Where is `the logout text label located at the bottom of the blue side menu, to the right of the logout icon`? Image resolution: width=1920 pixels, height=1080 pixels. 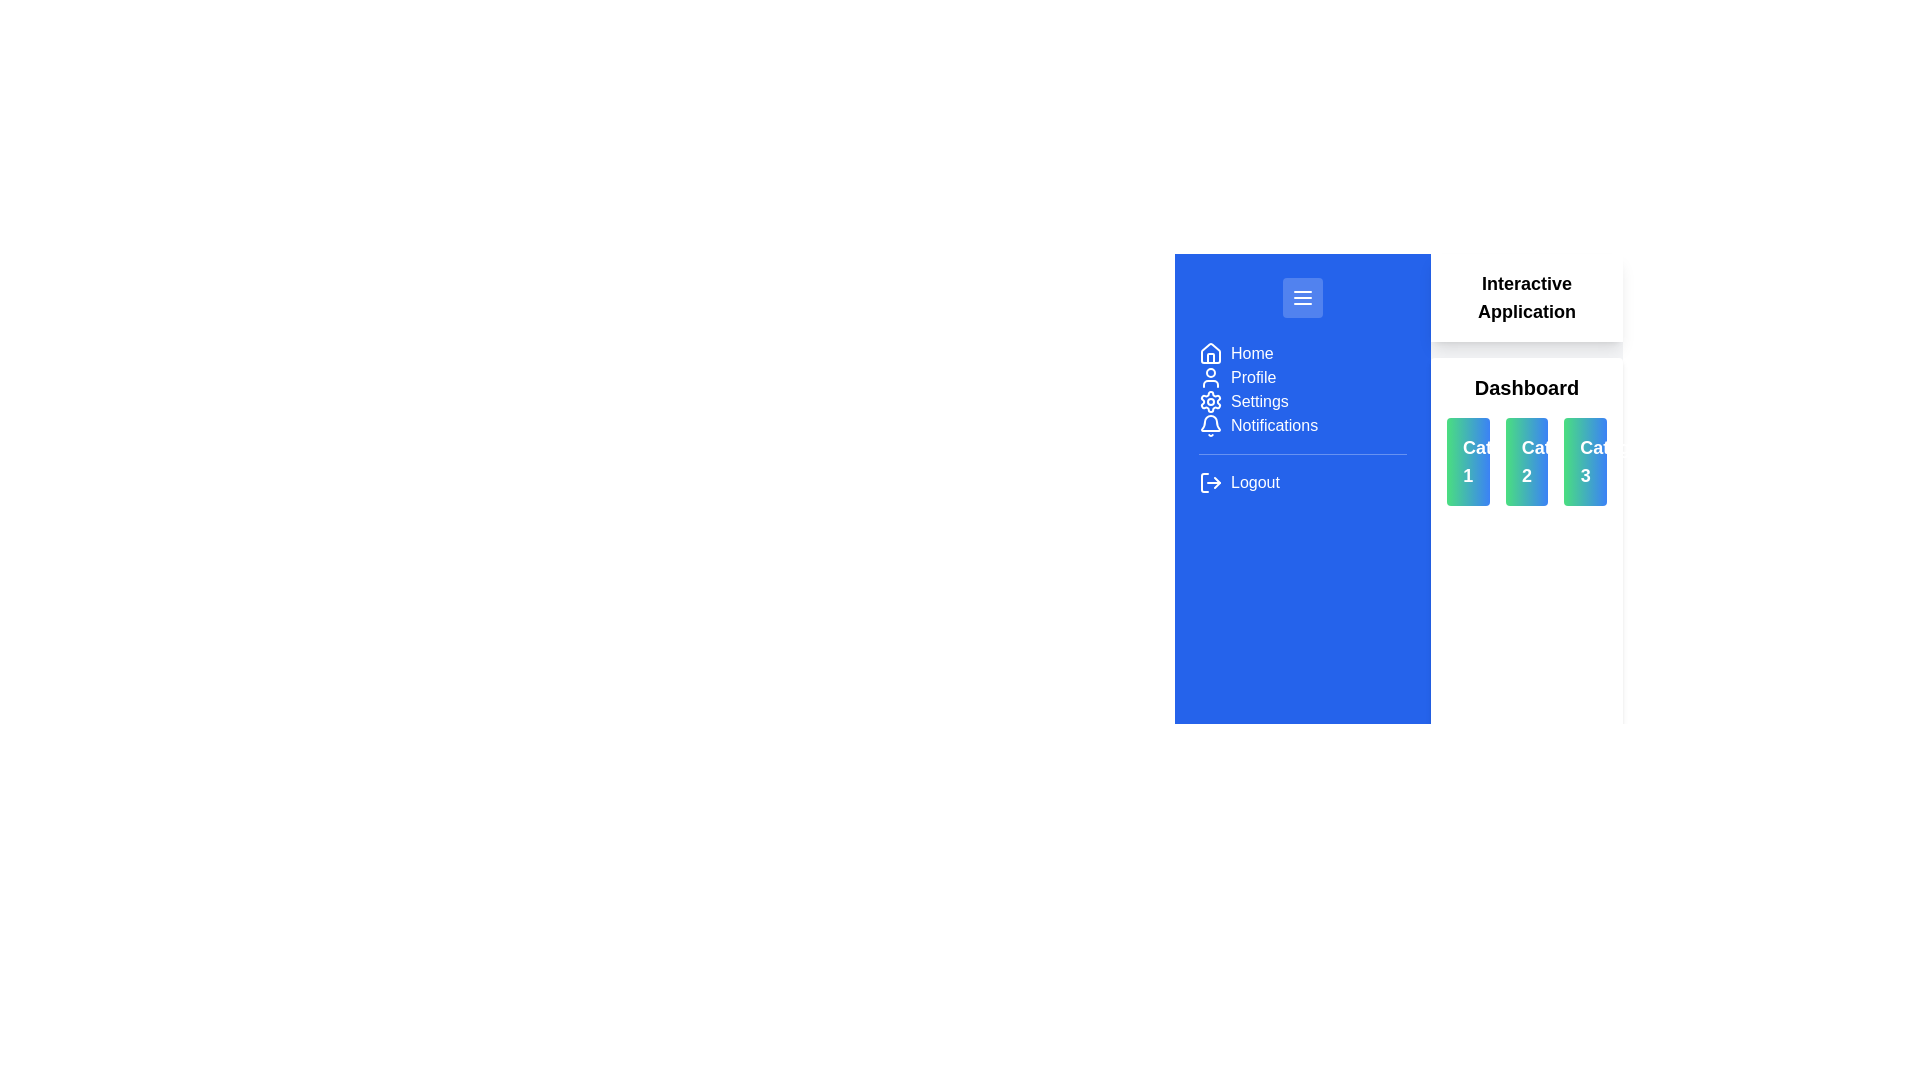
the logout text label located at the bottom of the blue side menu, to the right of the logout icon is located at coordinates (1254, 482).